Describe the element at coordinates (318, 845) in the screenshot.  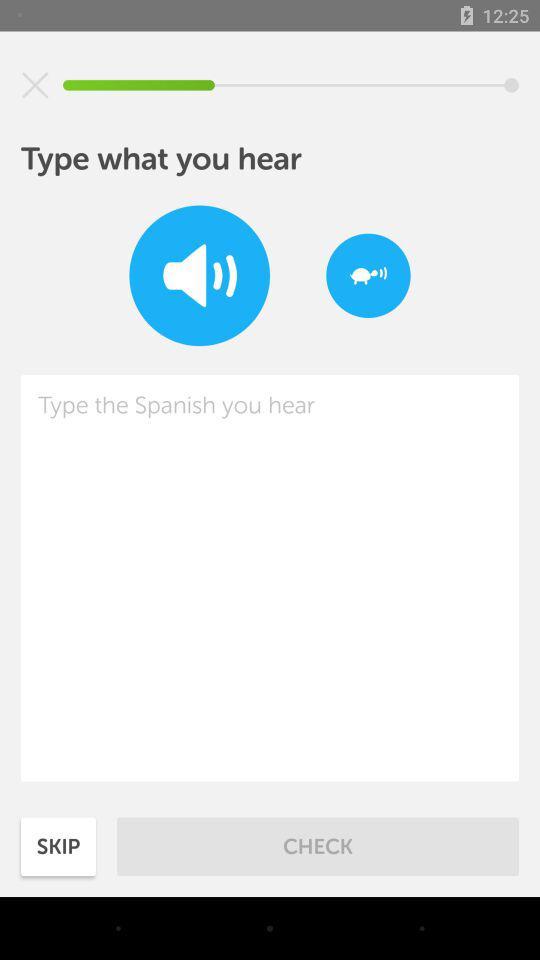
I see `the icon to the right of the skip icon` at that location.